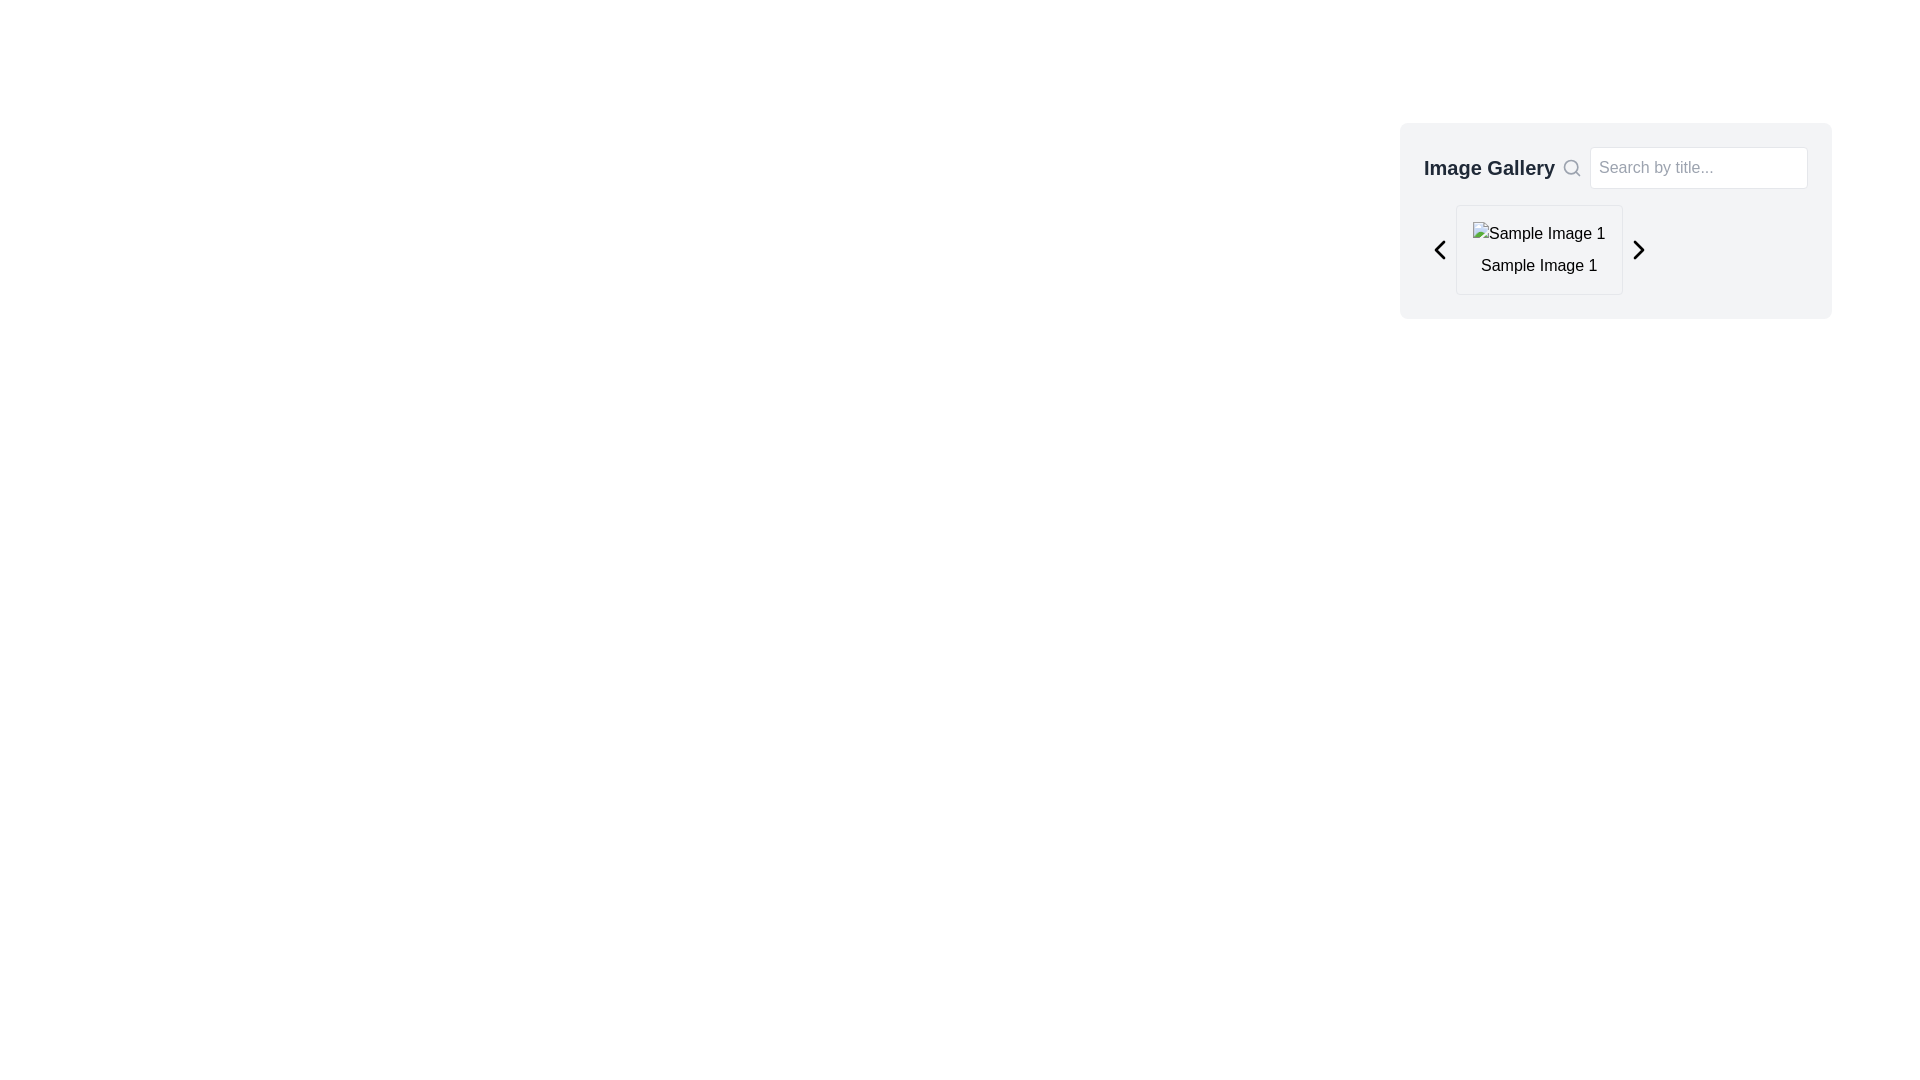 The width and height of the screenshot is (1920, 1080). What do you see at coordinates (1440, 249) in the screenshot?
I see `the left chevron icon used for backward navigation in the image gallery` at bounding box center [1440, 249].